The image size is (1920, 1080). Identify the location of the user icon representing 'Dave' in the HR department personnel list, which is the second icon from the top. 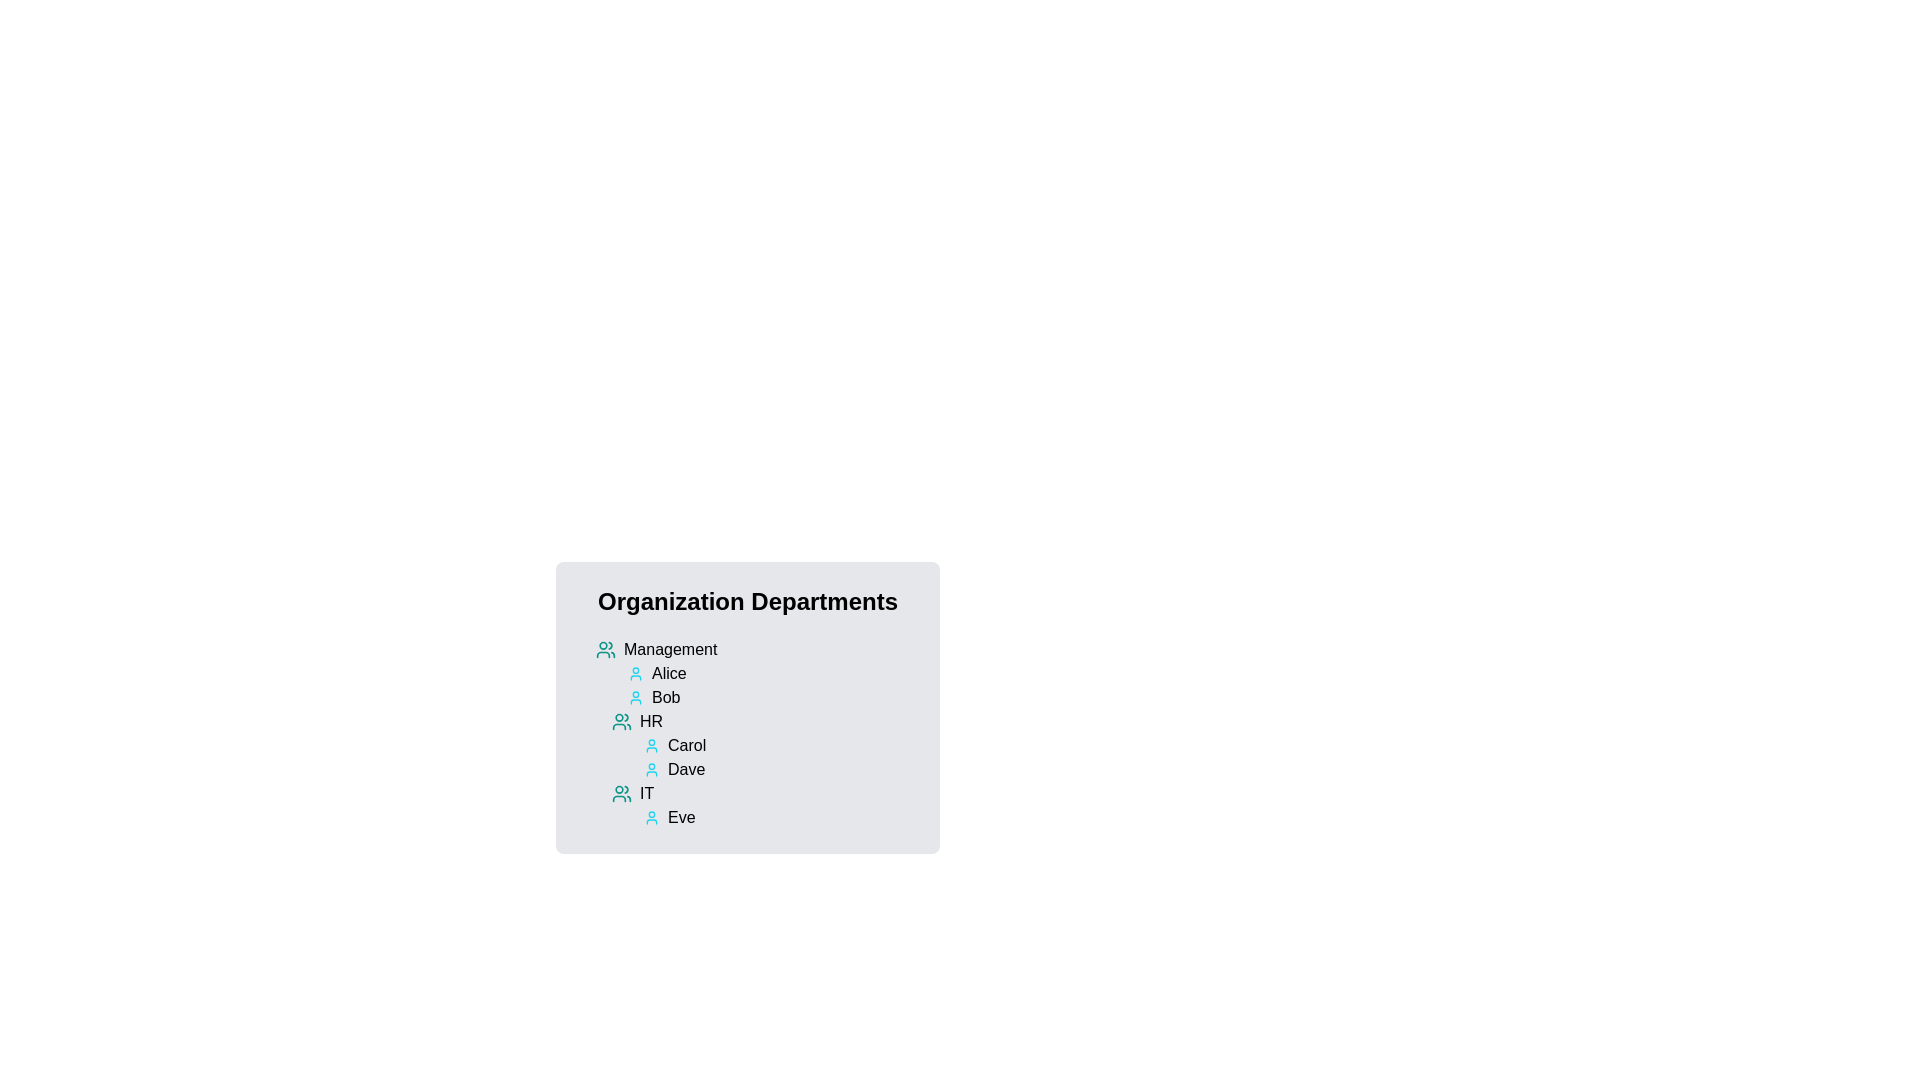
(652, 769).